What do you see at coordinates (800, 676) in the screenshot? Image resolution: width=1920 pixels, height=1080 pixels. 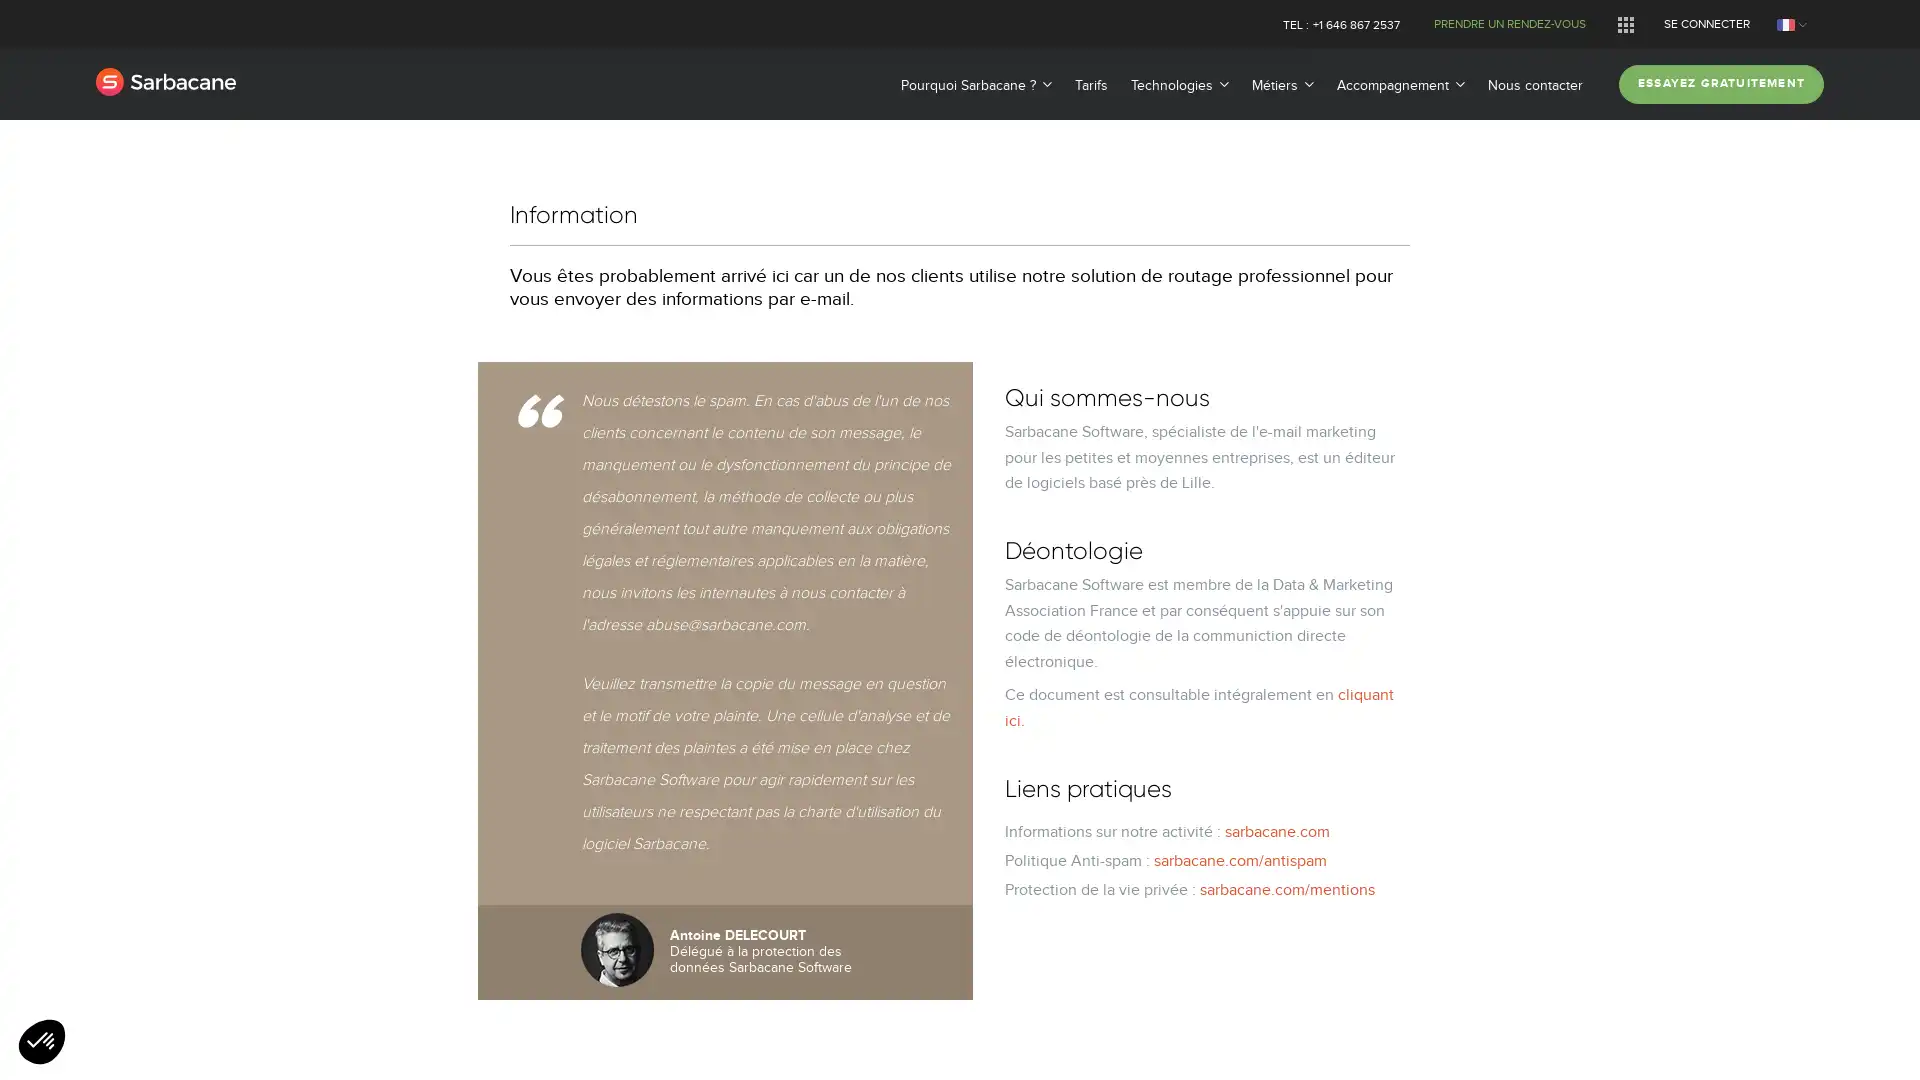 I see `Non merci` at bounding box center [800, 676].